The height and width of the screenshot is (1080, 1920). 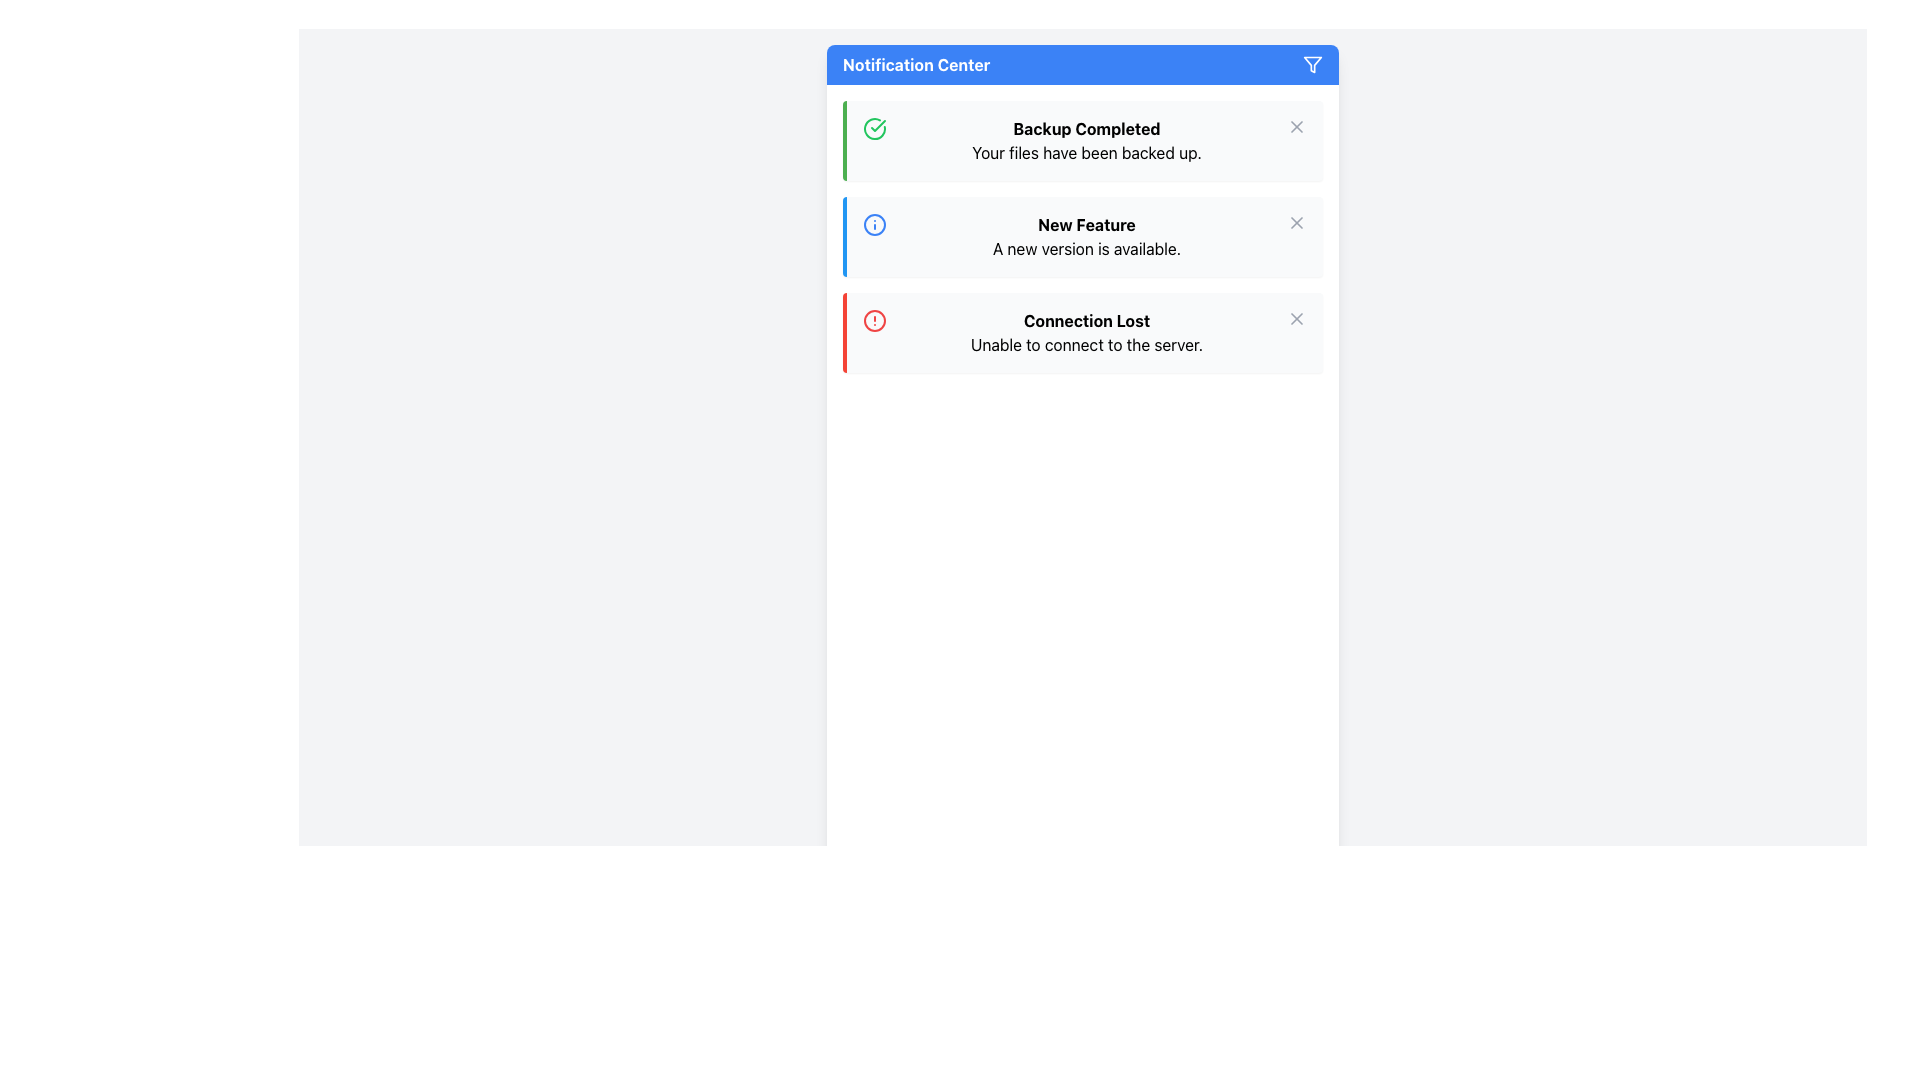 I want to click on the decorative circle in the 'New Feature' icon located in the second row of the Notification Center, so click(x=874, y=224).